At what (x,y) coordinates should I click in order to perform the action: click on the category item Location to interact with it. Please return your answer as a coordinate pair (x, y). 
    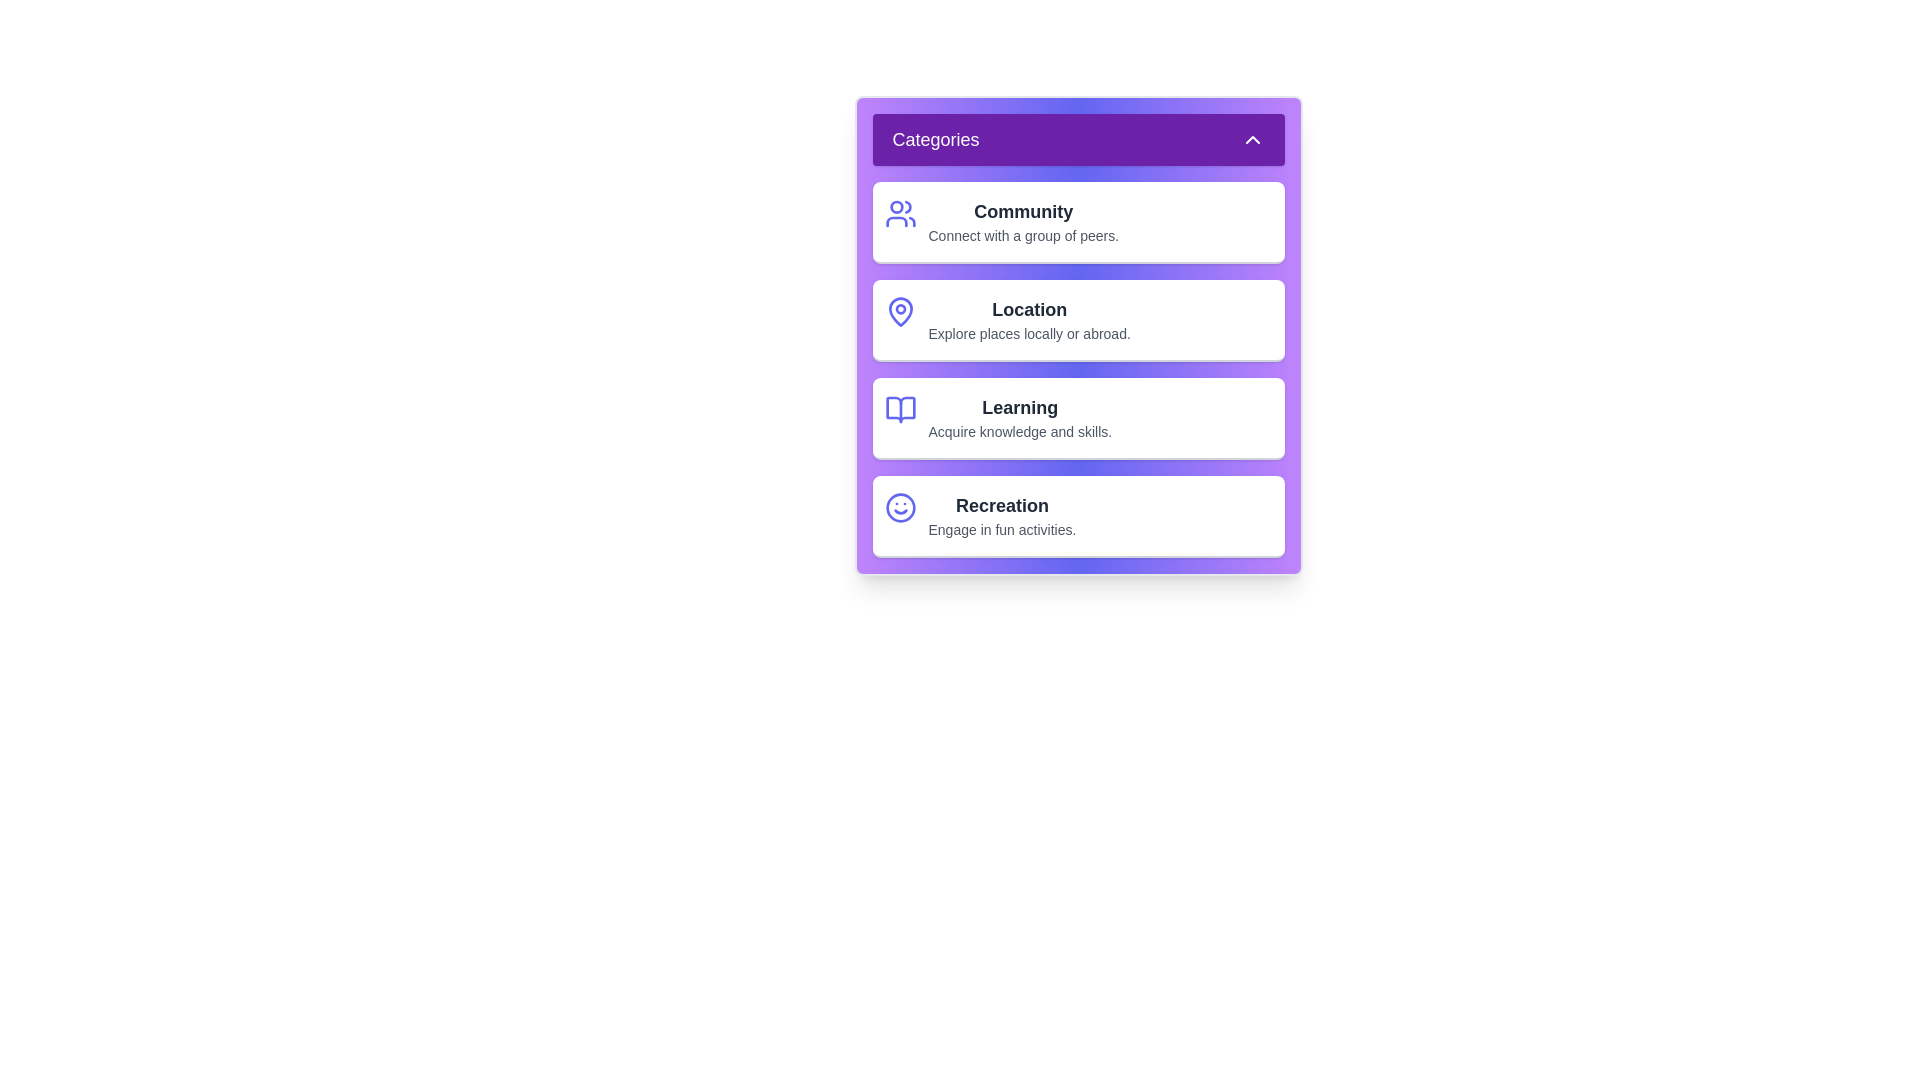
    Looking at the image, I should click on (1077, 319).